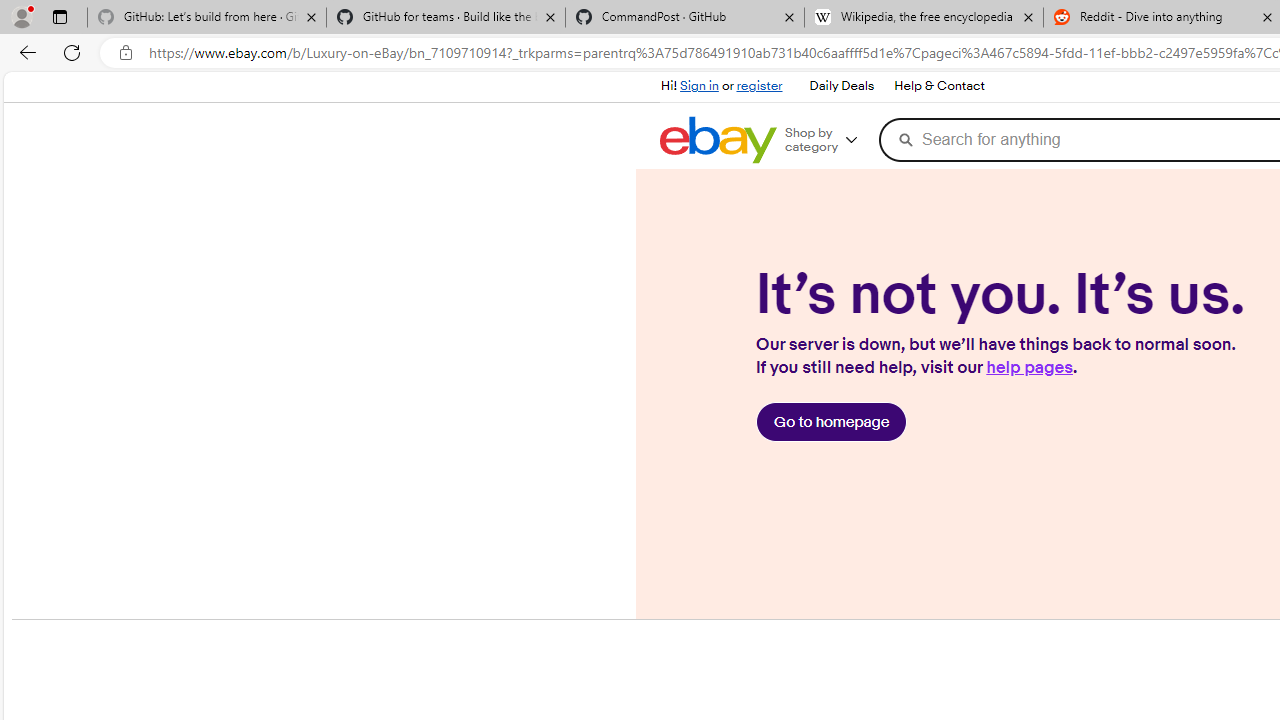 This screenshot has width=1280, height=720. Describe the element at coordinates (842, 86) in the screenshot. I see `'Daily Deals'` at that location.